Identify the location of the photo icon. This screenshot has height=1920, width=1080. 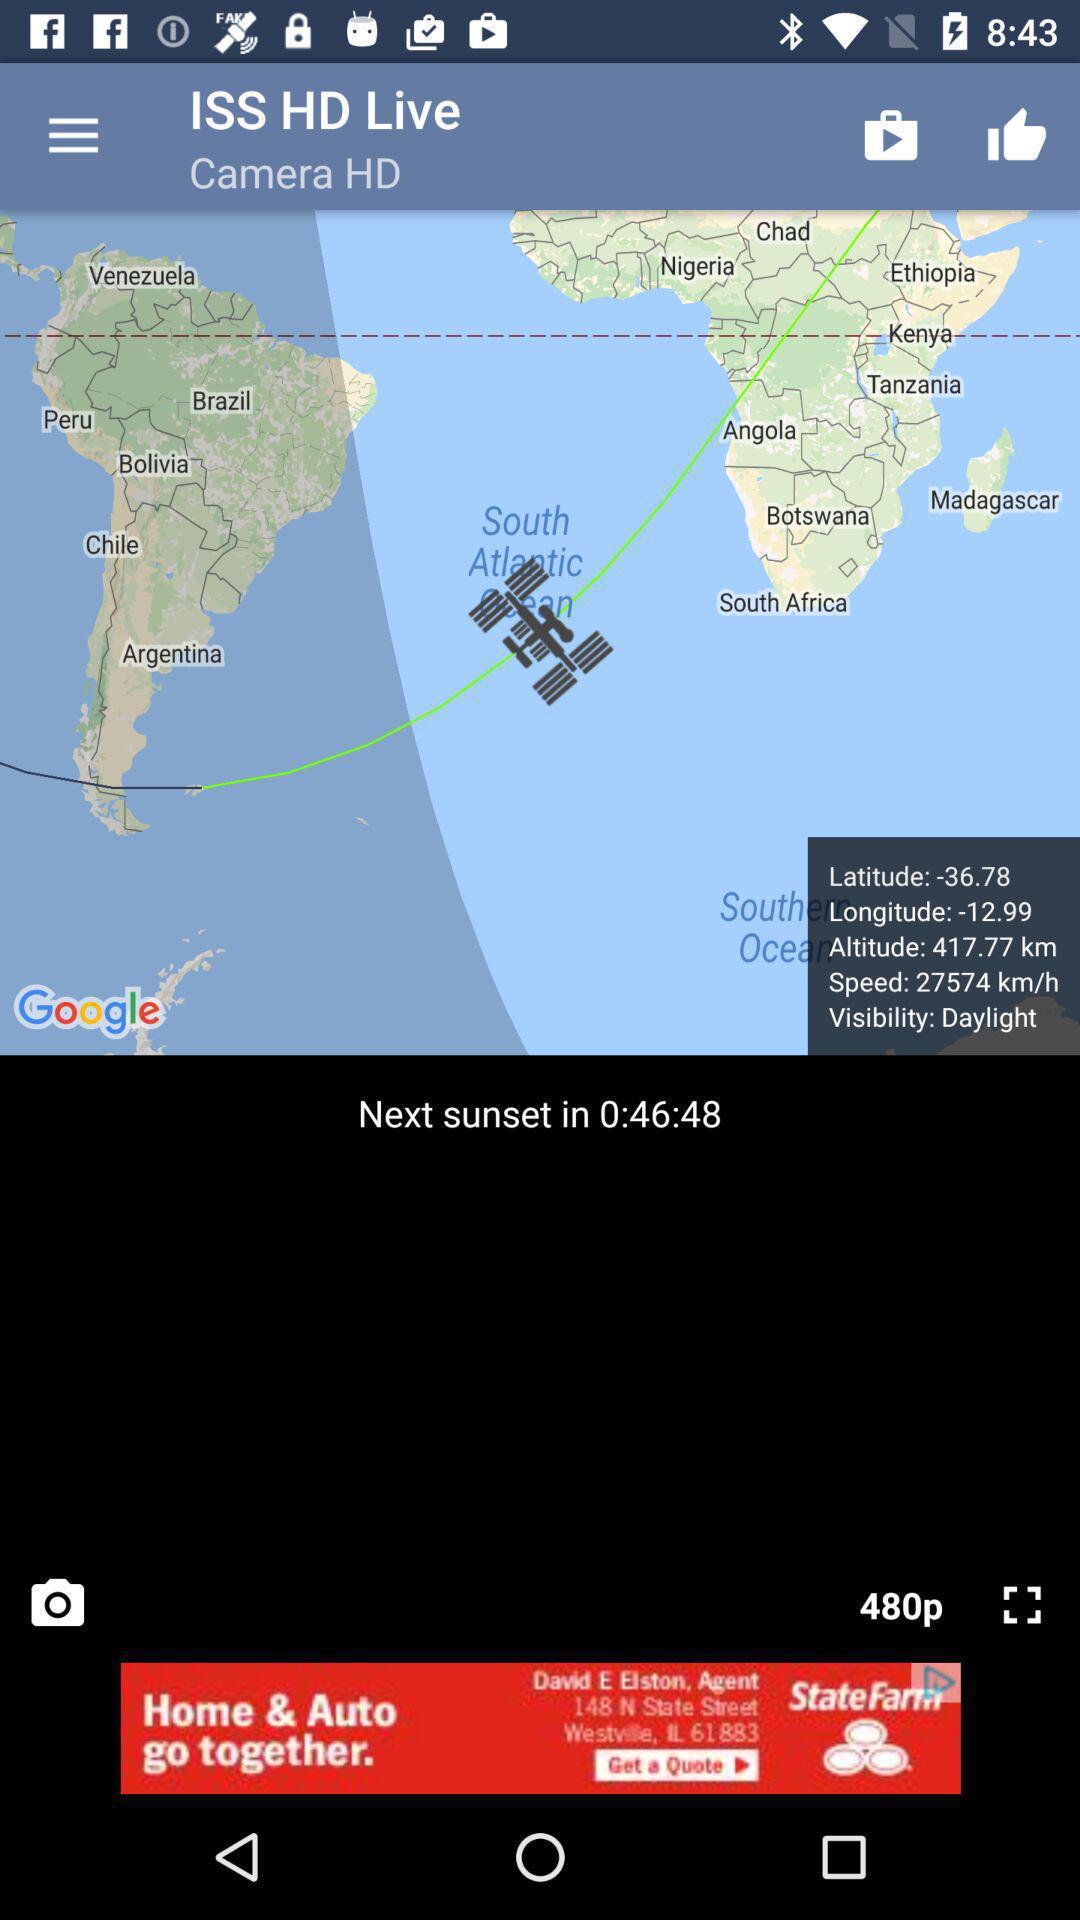
(56, 1604).